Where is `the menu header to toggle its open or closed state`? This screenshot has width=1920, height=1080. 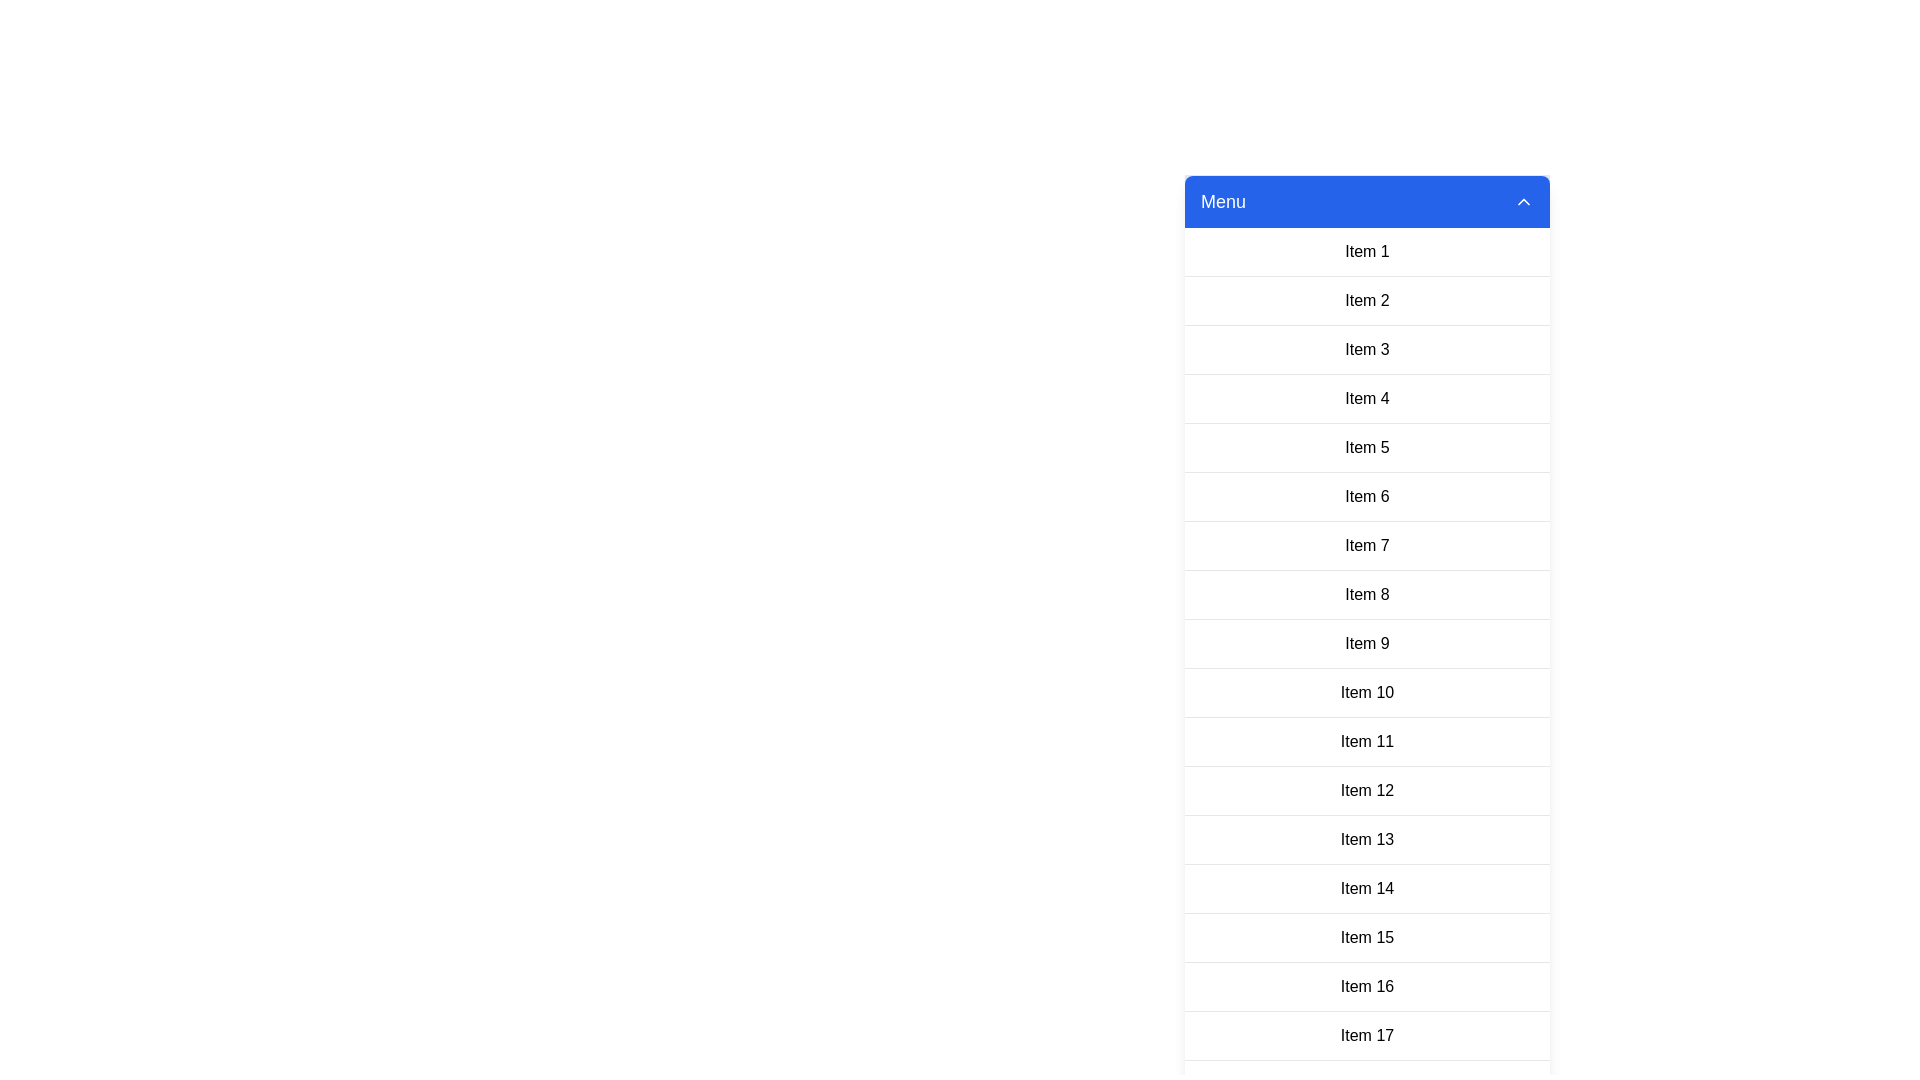 the menu header to toggle its open or closed state is located at coordinates (1366, 201).